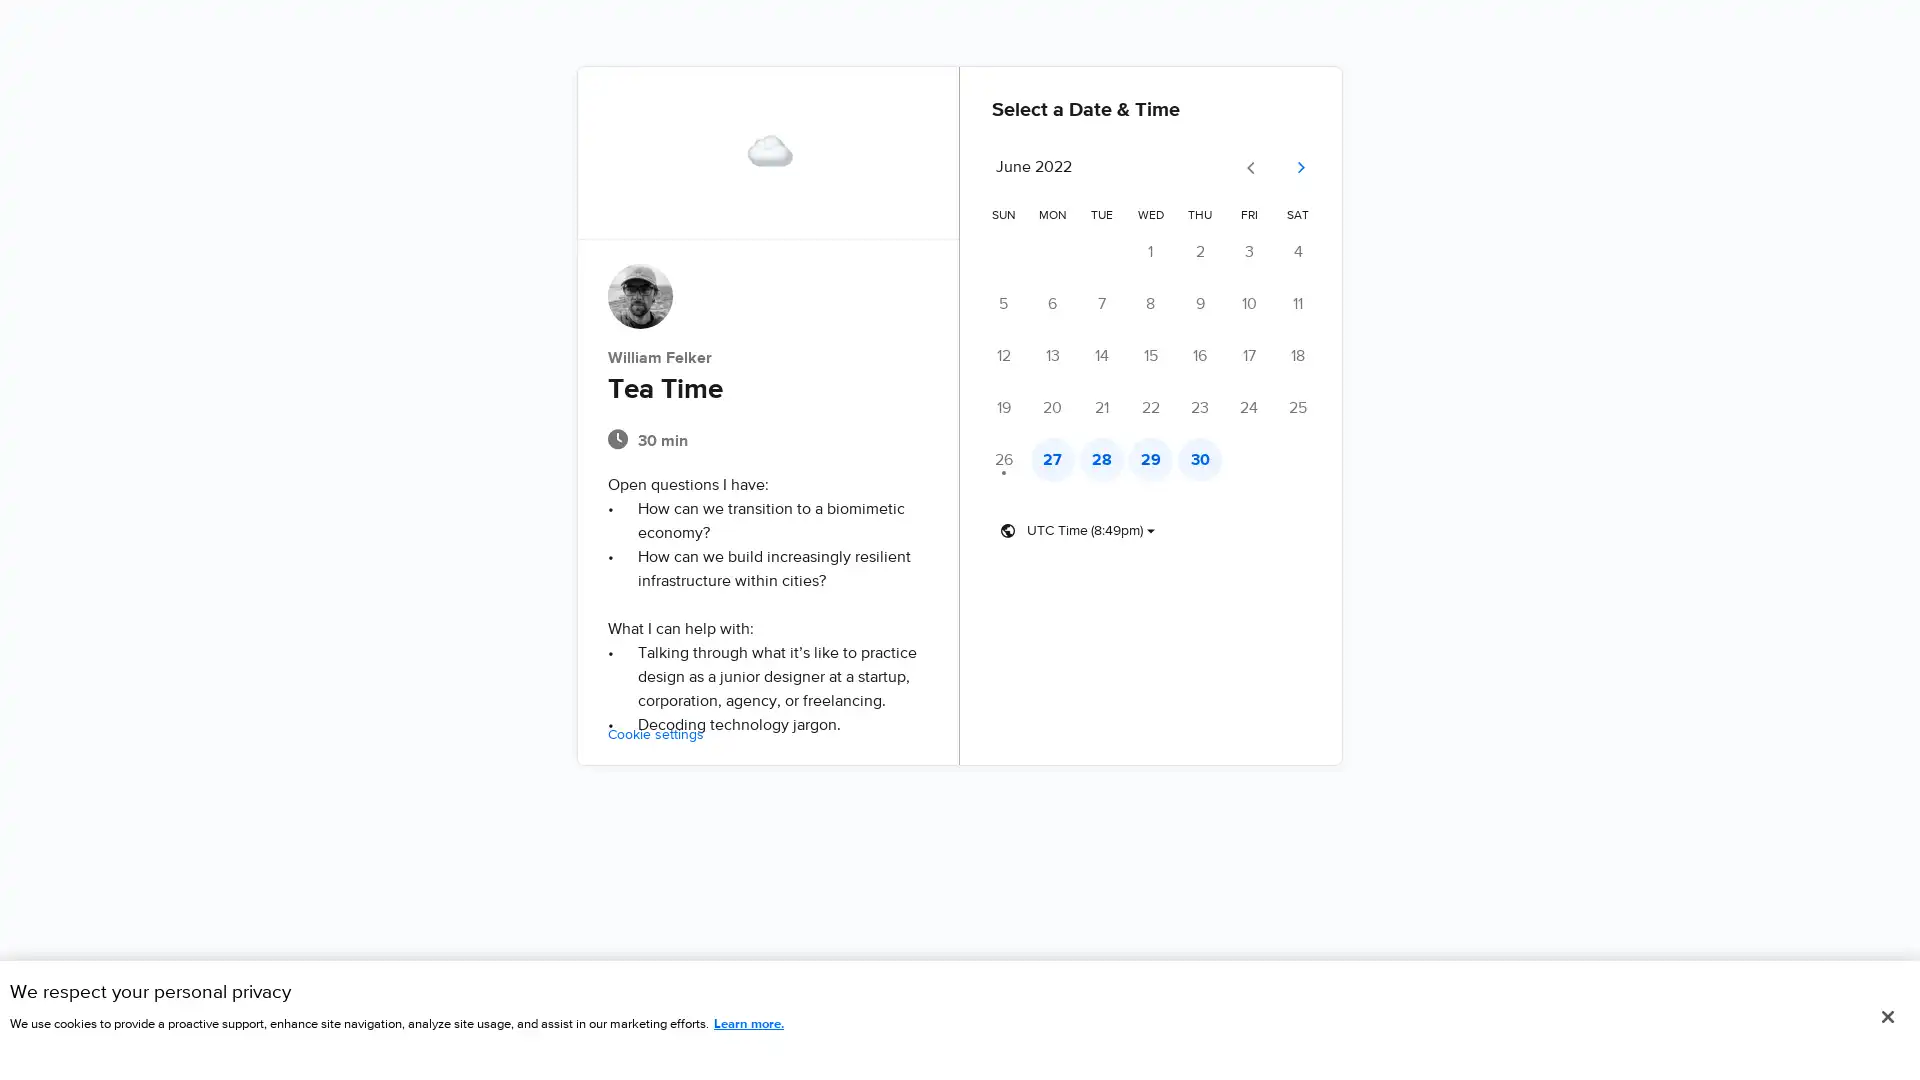  I want to click on Sunday, June 26 - No times available, so click(1003, 459).